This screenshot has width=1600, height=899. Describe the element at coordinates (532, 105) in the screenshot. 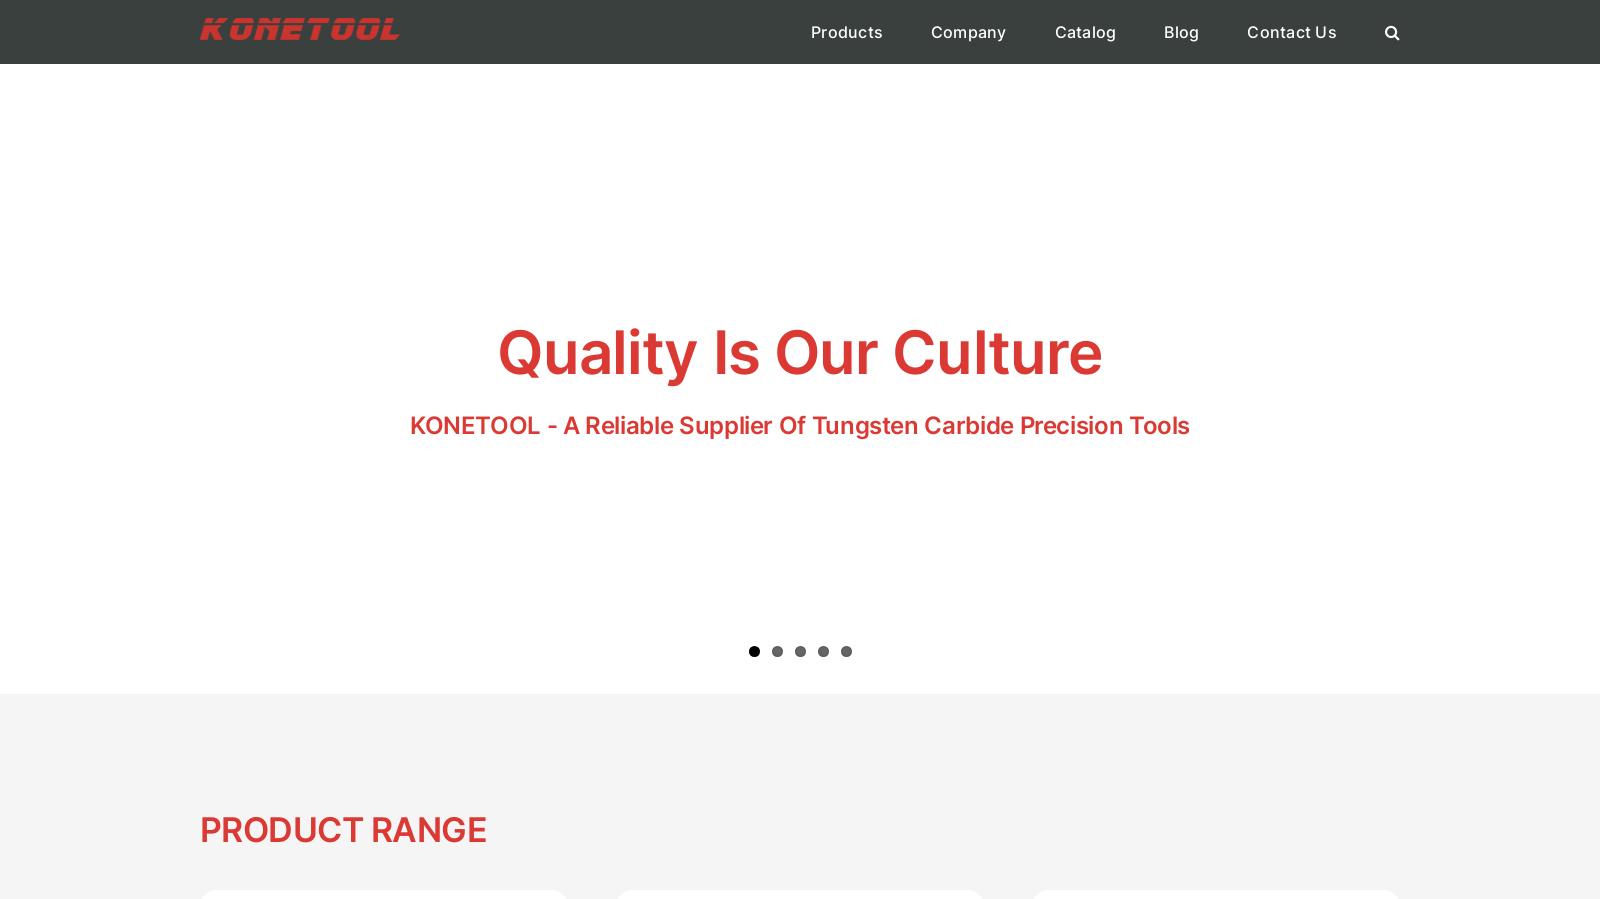

I see `'Industrial Knives'` at that location.